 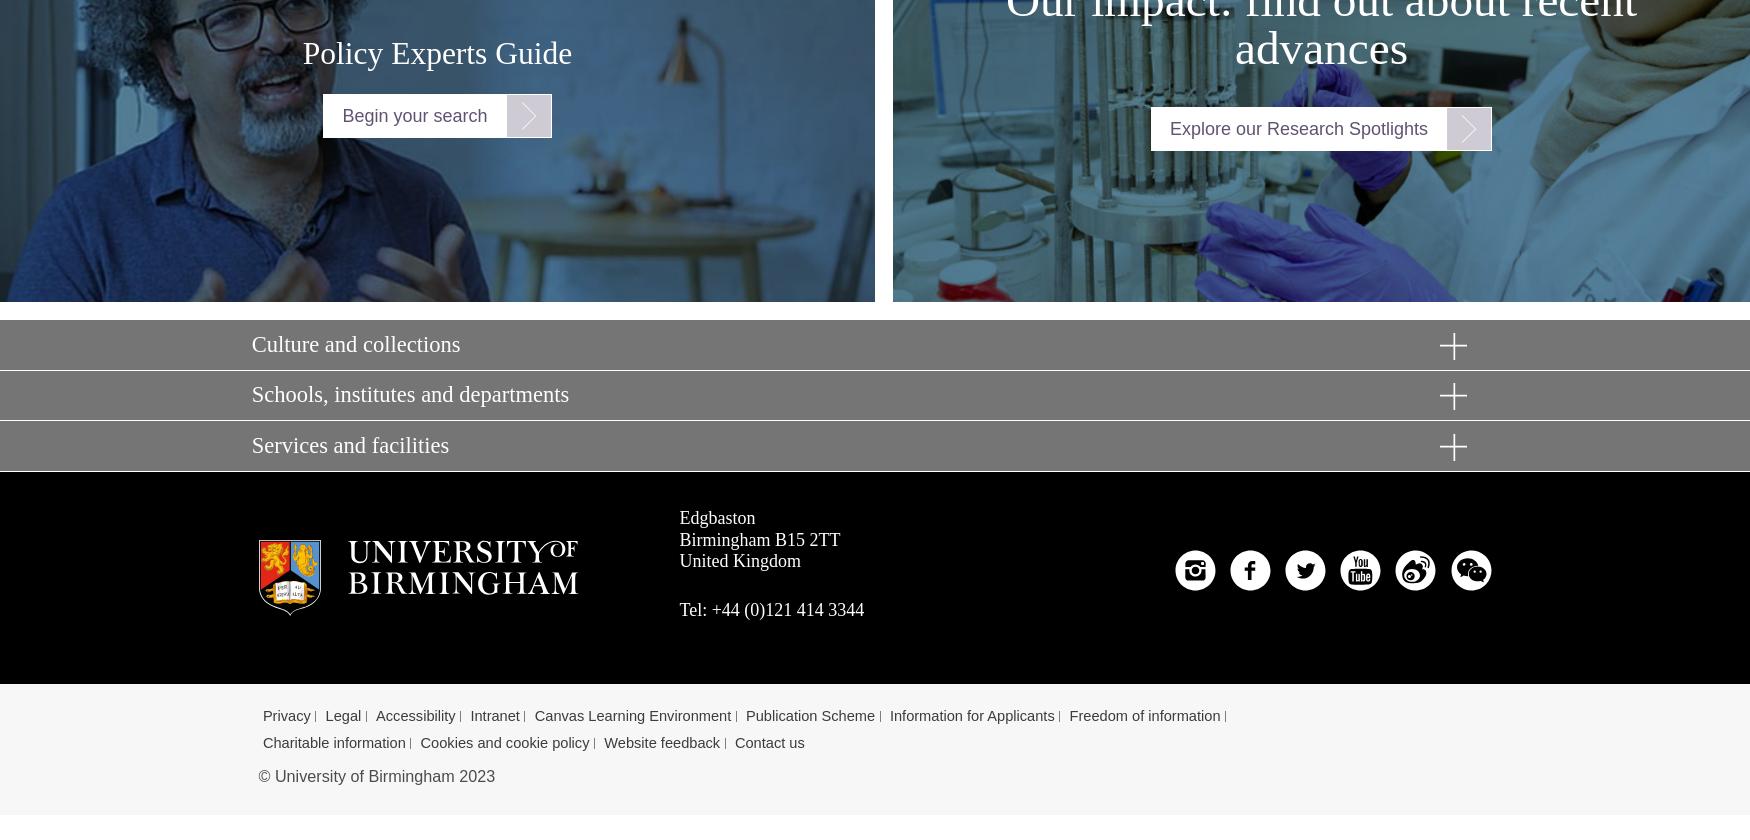 What do you see at coordinates (324, 716) in the screenshot?
I see `'Legal'` at bounding box center [324, 716].